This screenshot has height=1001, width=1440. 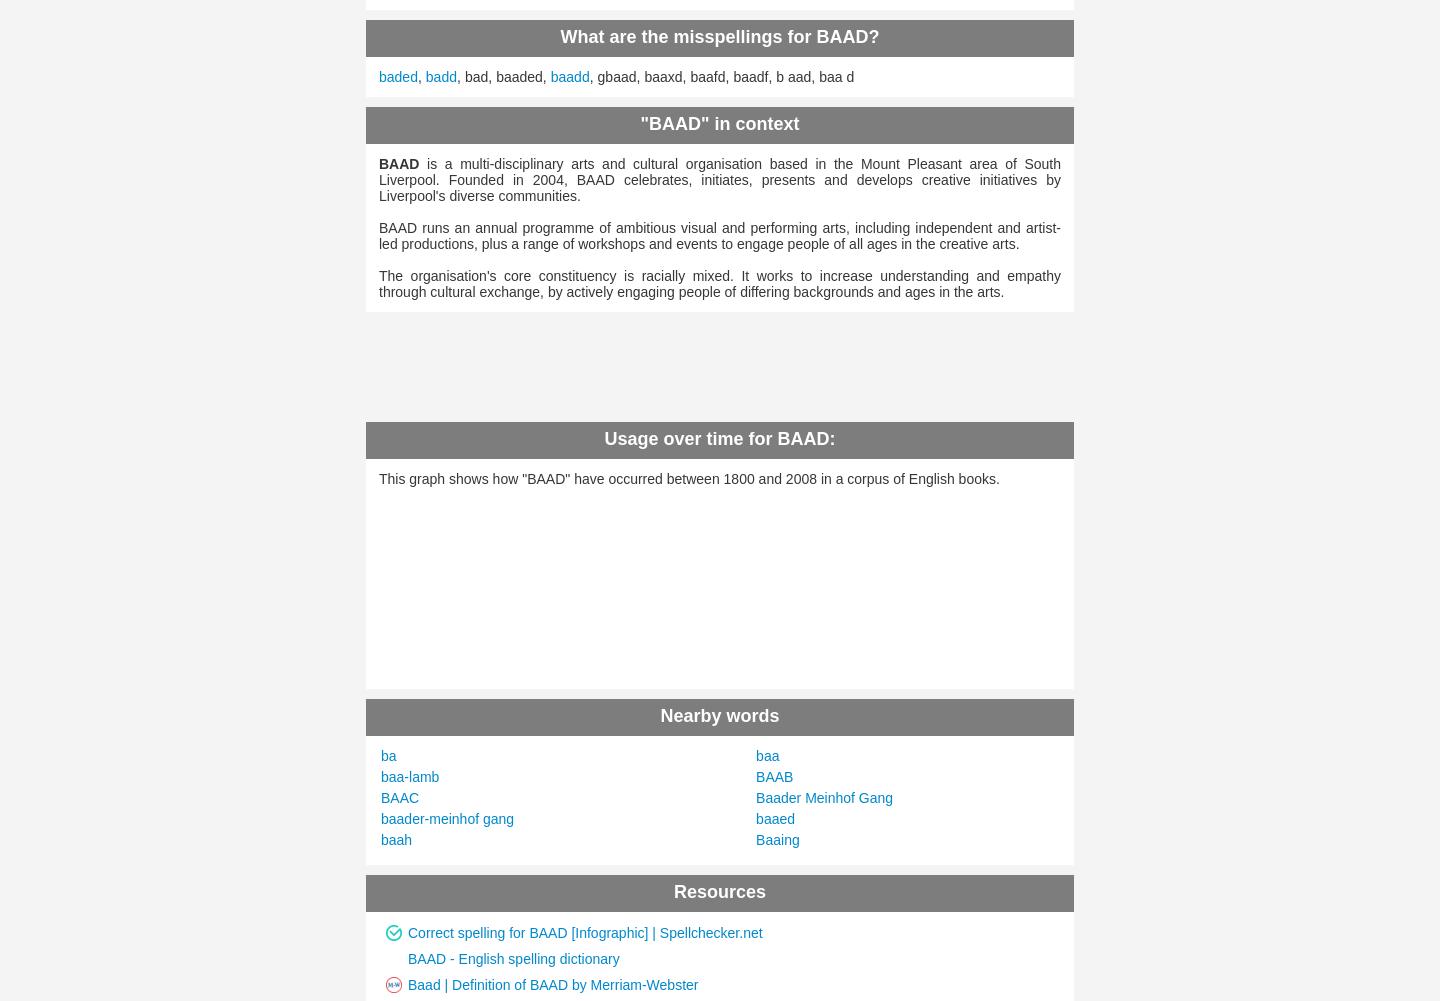 What do you see at coordinates (719, 891) in the screenshot?
I see `'Resources'` at bounding box center [719, 891].